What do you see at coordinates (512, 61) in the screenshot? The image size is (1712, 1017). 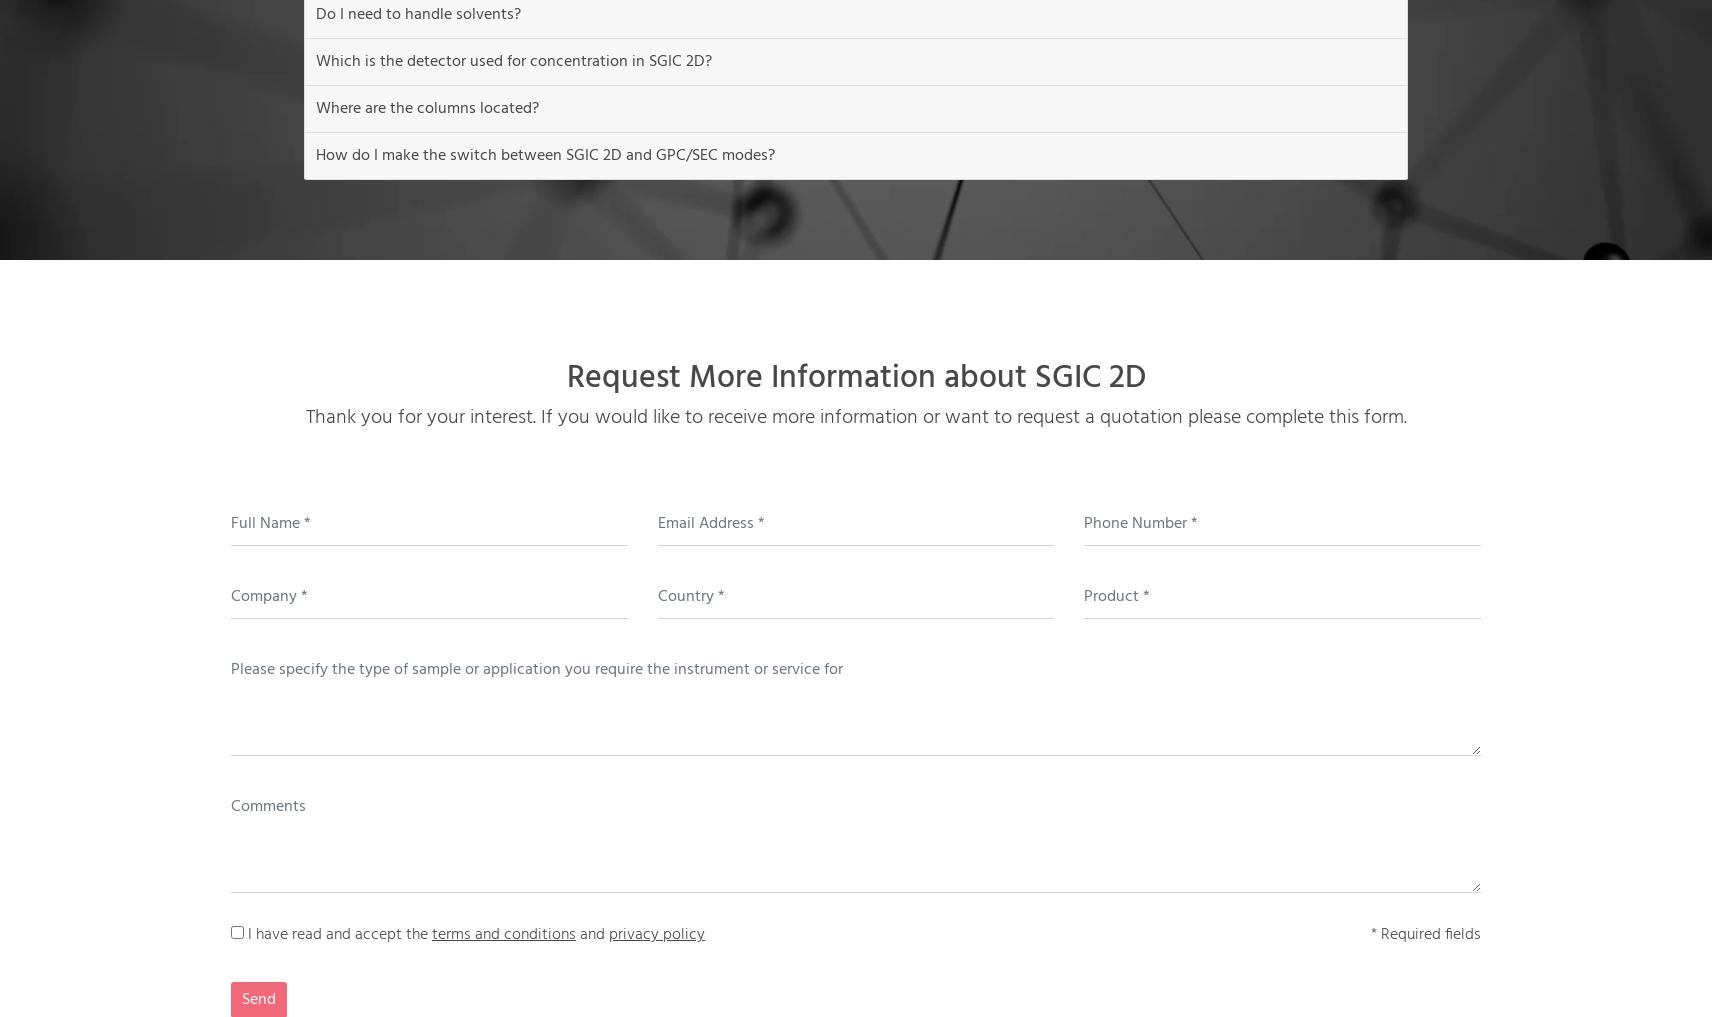 I see `'Which is the detector used for concentration in SGIC 2D?'` at bounding box center [512, 61].